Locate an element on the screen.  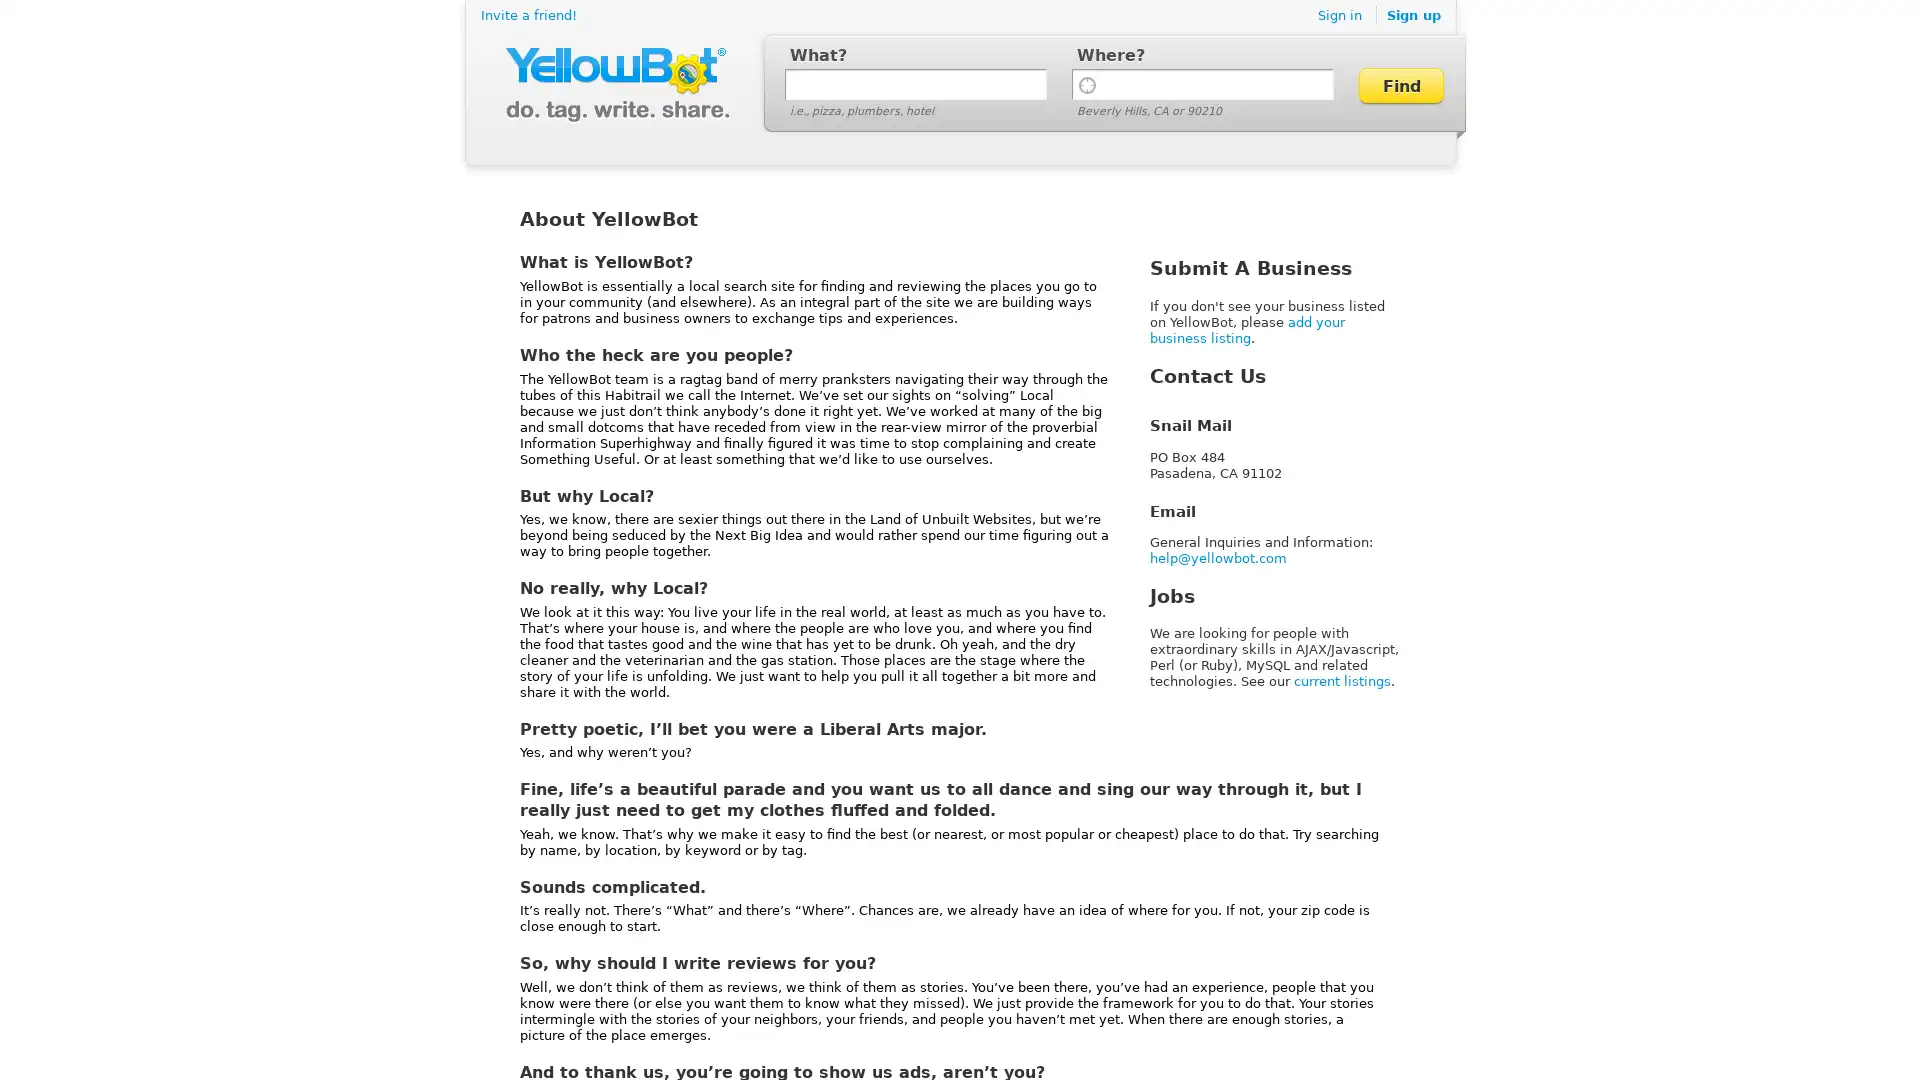
Find is located at coordinates (1400, 84).